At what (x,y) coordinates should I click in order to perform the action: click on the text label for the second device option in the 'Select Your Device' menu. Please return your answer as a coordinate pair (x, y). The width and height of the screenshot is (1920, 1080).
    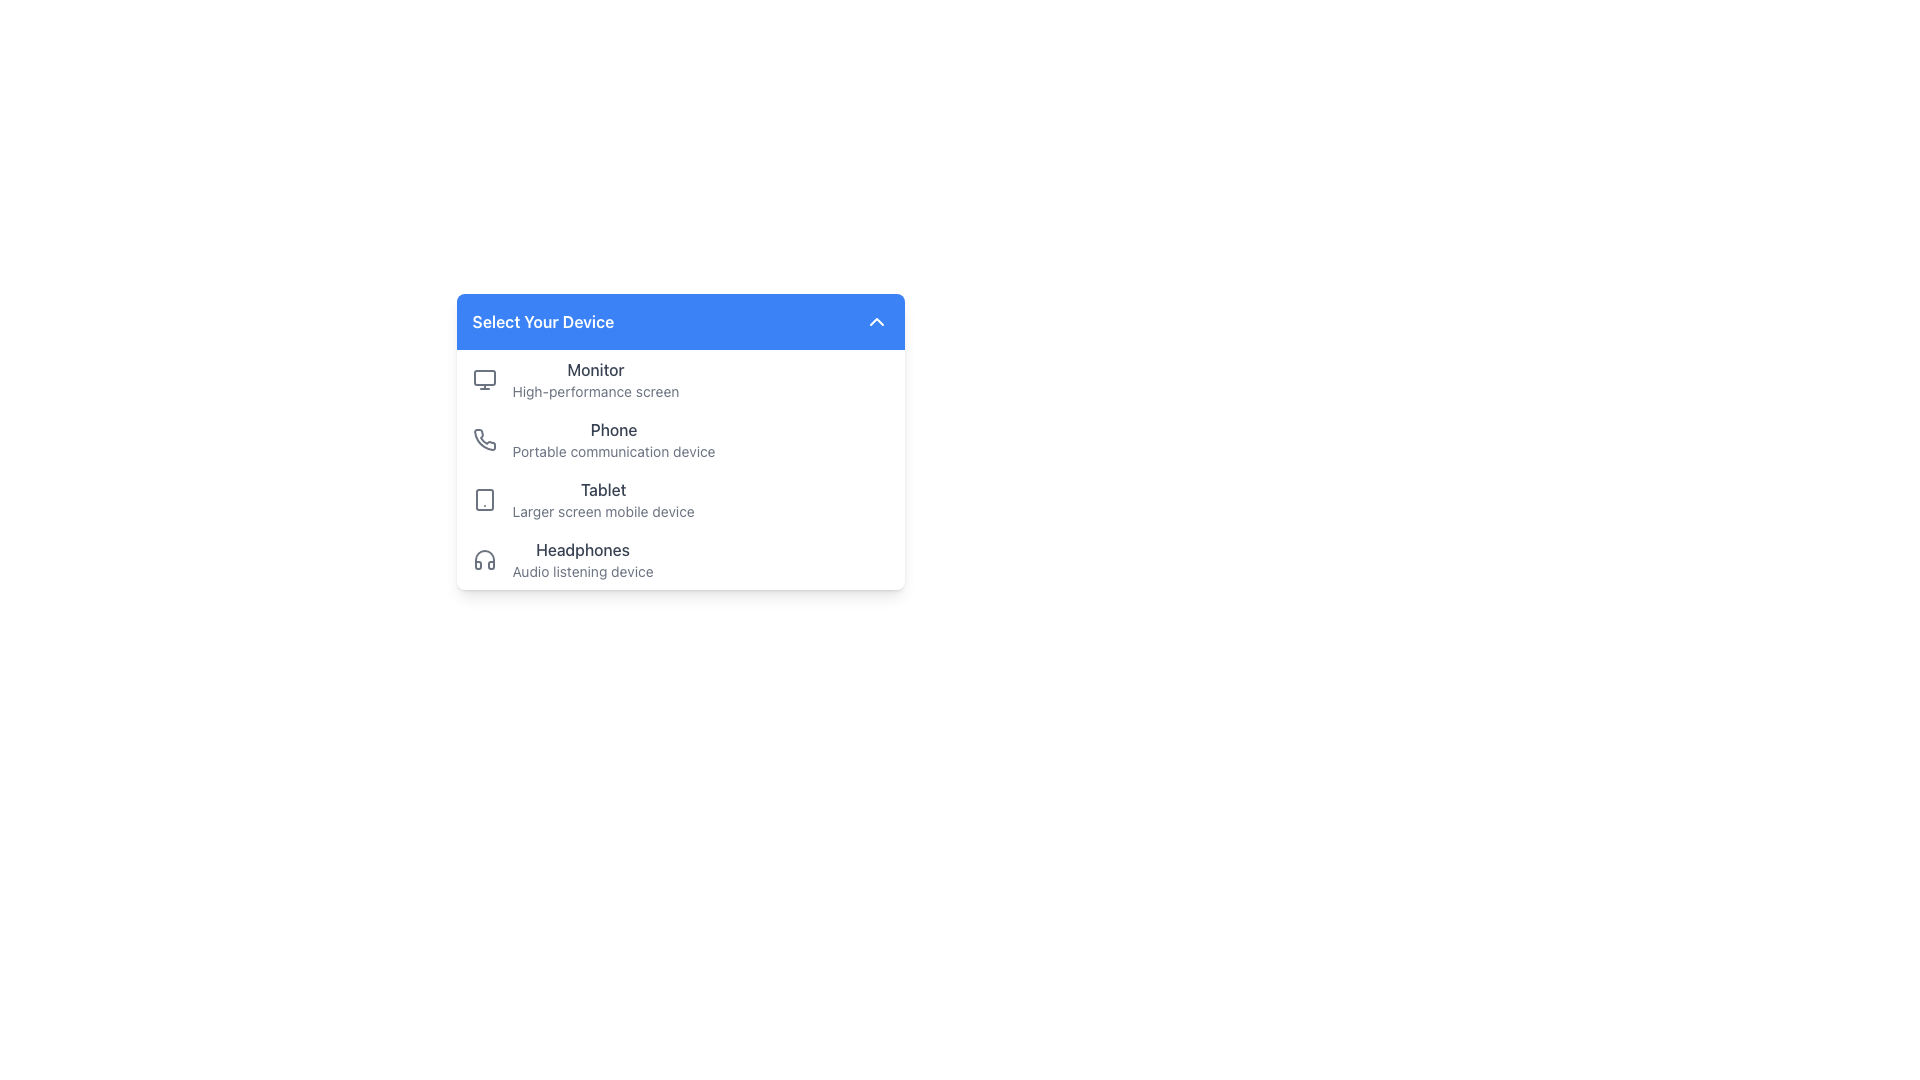
    Looking at the image, I should click on (613, 428).